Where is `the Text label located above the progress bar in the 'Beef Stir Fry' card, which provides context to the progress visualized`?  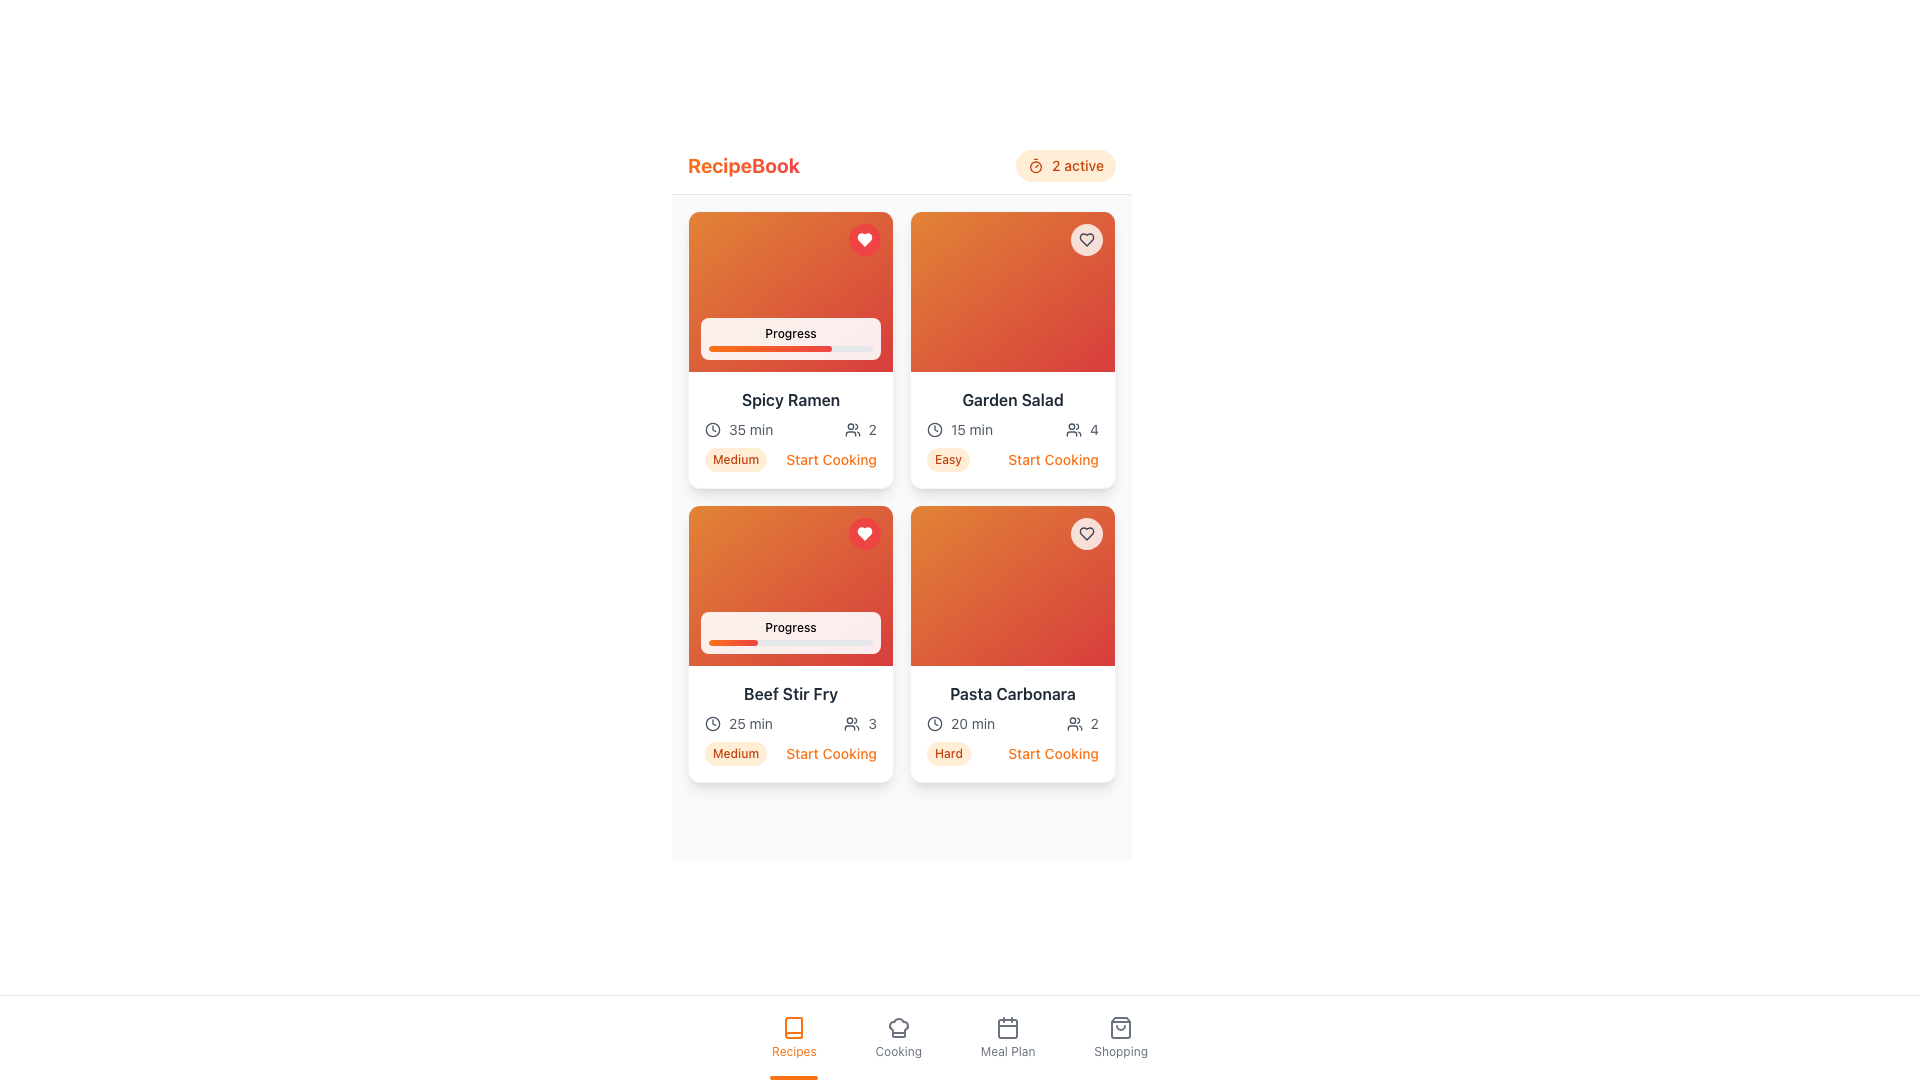
the Text label located above the progress bar in the 'Beef Stir Fry' card, which provides context to the progress visualized is located at coordinates (790, 627).